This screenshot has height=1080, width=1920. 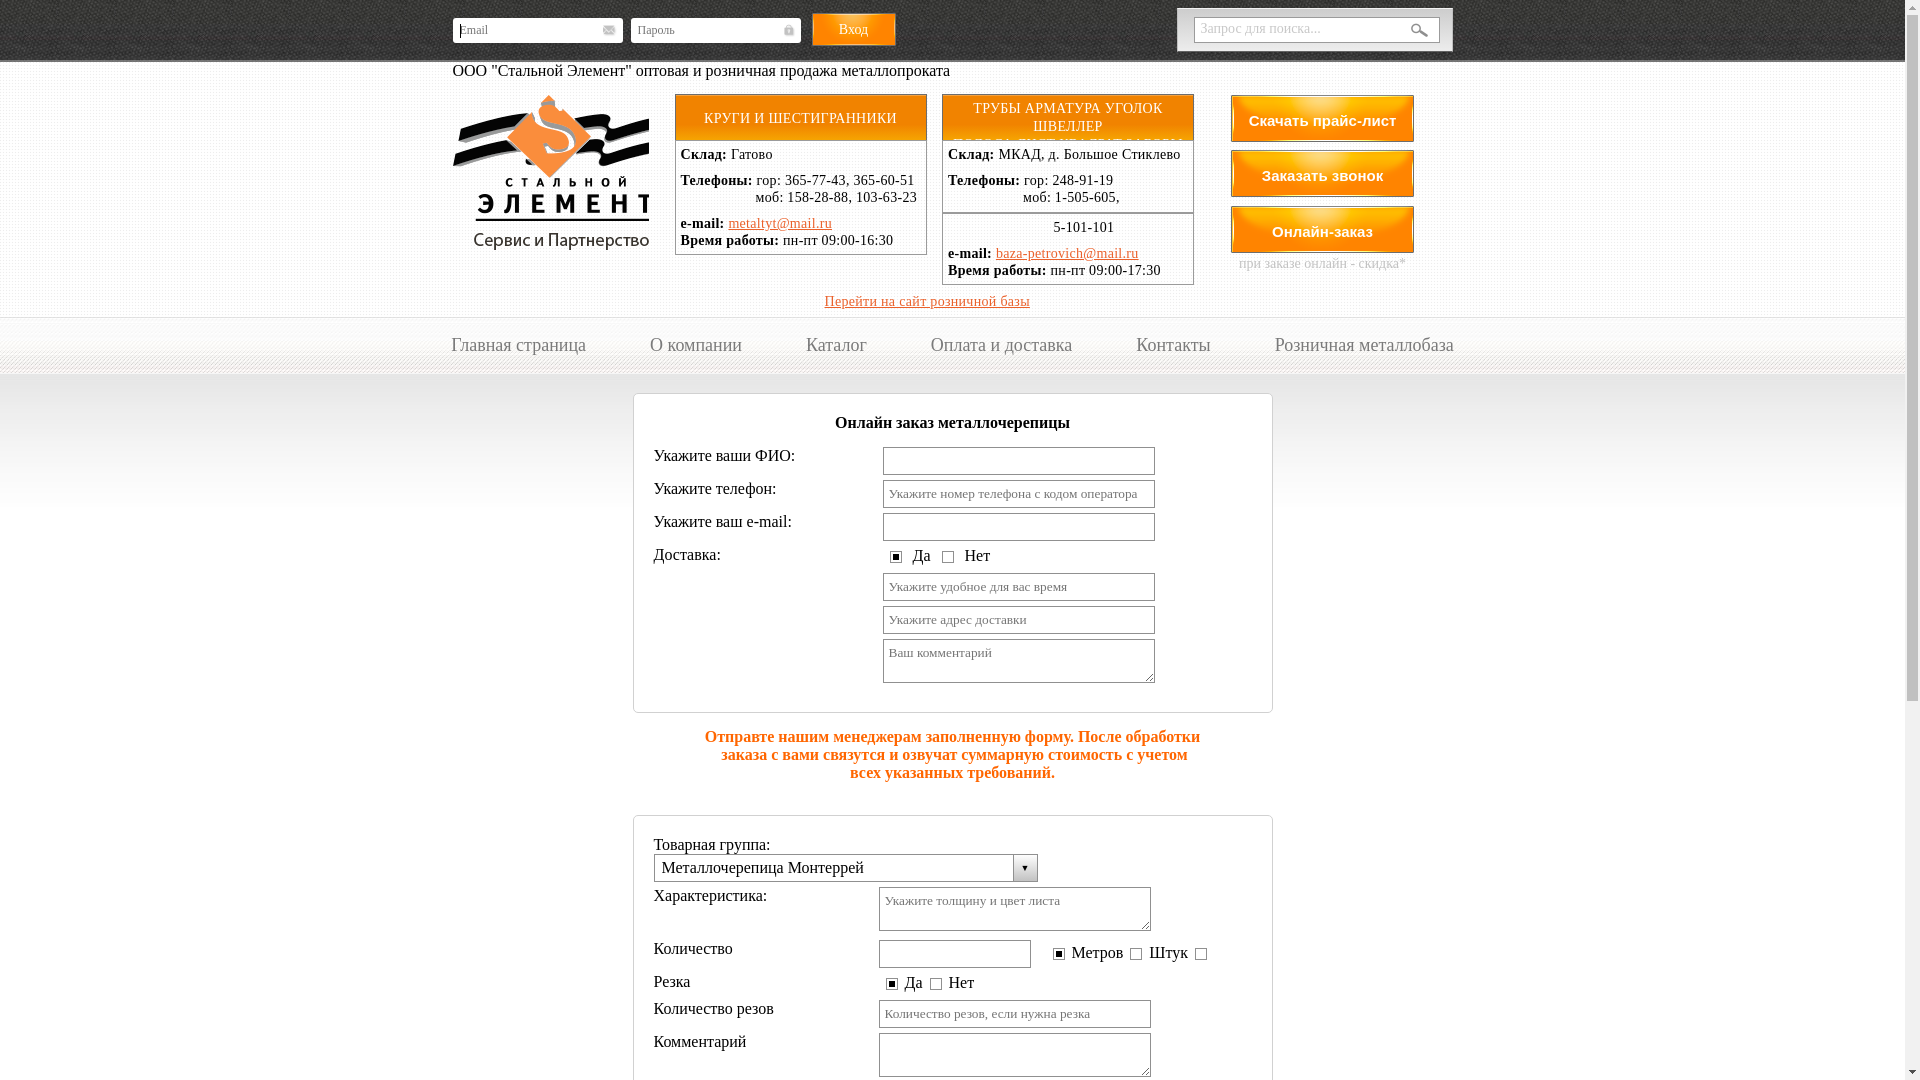 I want to click on 'metaltyt@mail.ru', so click(x=778, y=223).